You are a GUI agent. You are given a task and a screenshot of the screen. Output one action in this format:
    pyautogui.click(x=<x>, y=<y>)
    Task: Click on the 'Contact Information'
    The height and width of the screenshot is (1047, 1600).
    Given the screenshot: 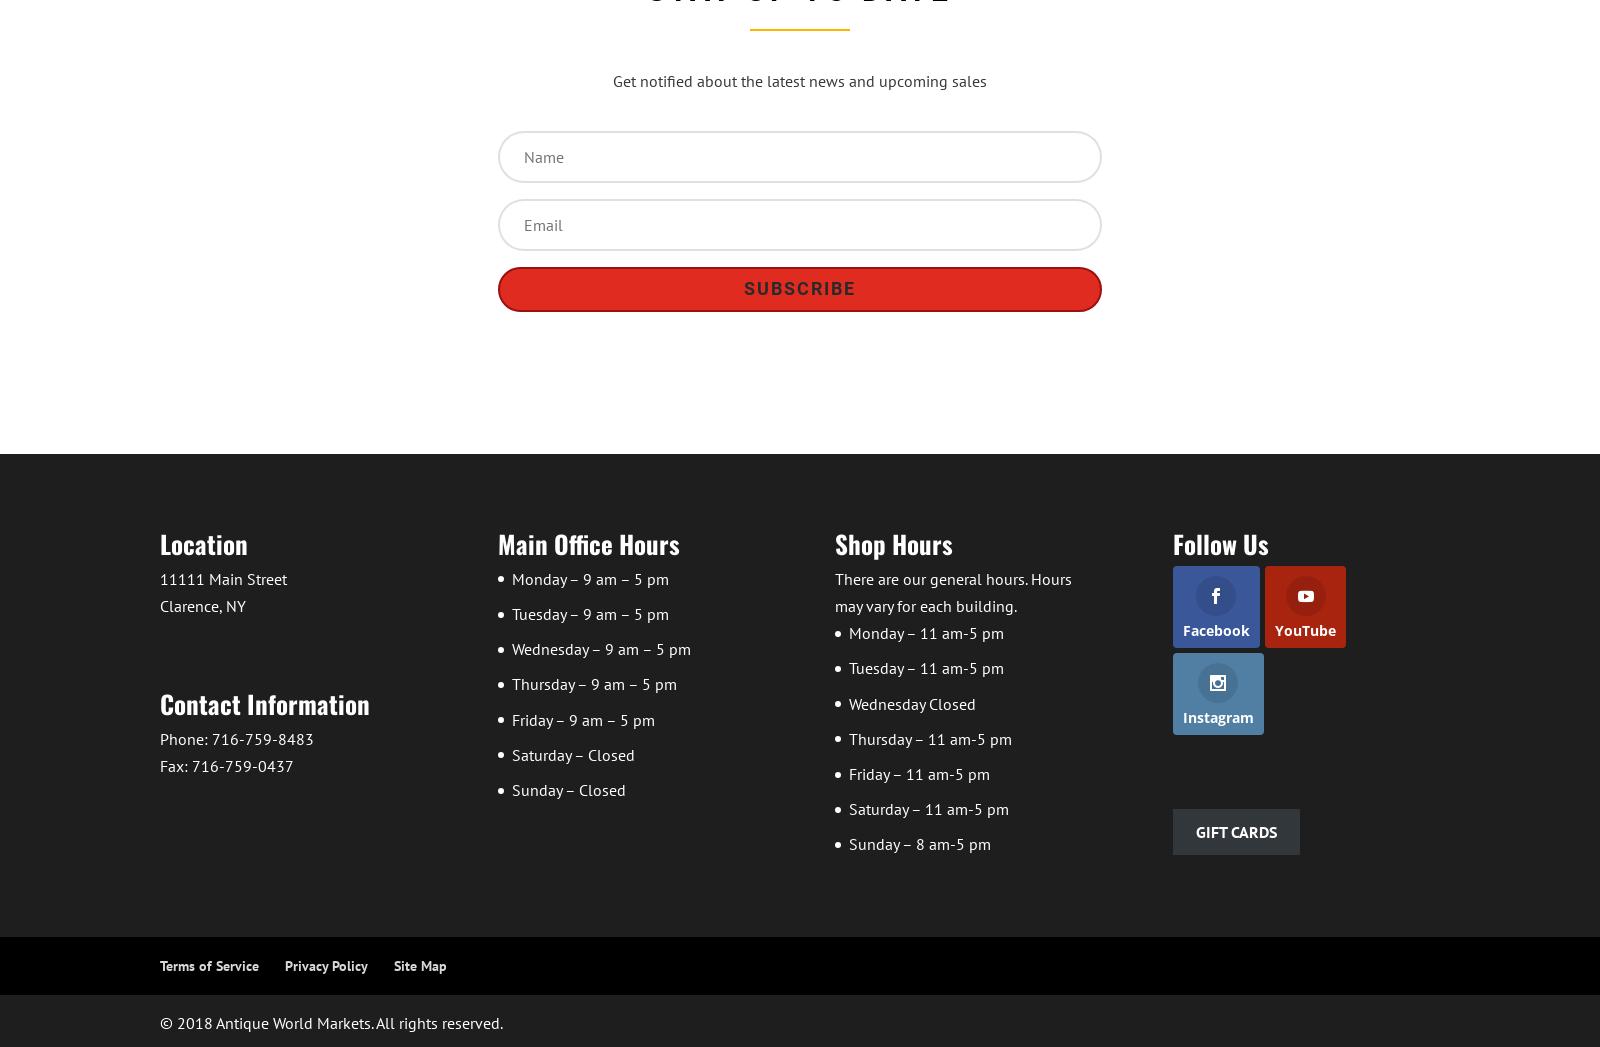 What is the action you would take?
    pyautogui.click(x=264, y=701)
    